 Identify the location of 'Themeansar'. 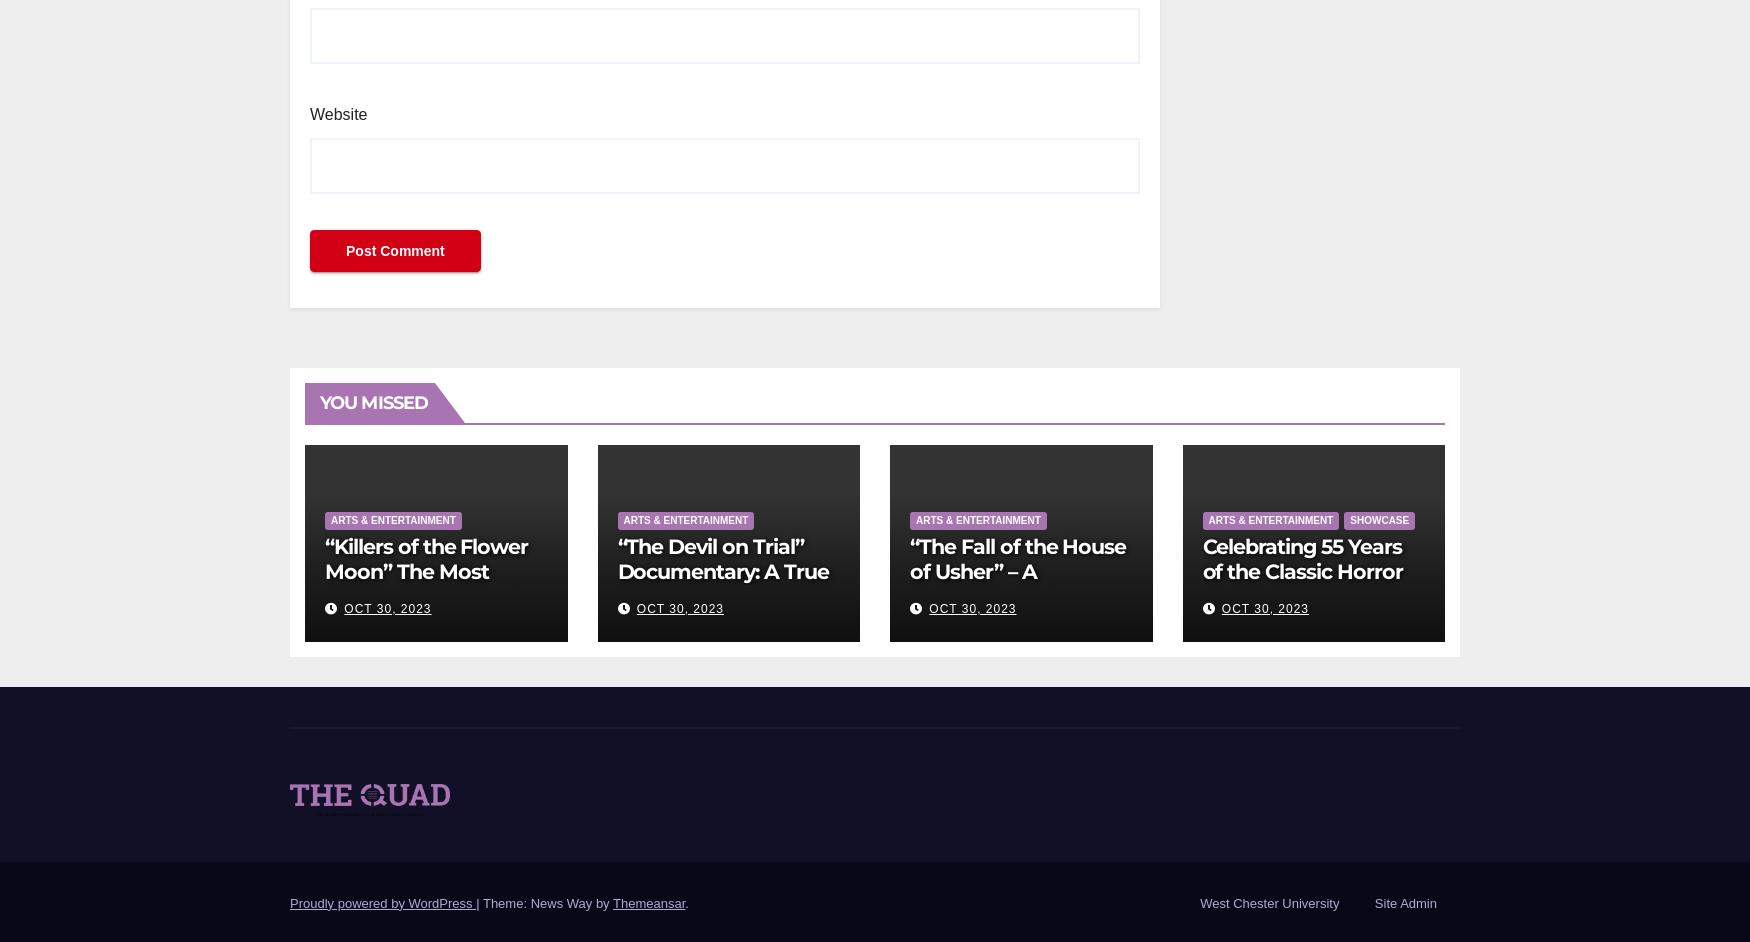
(648, 901).